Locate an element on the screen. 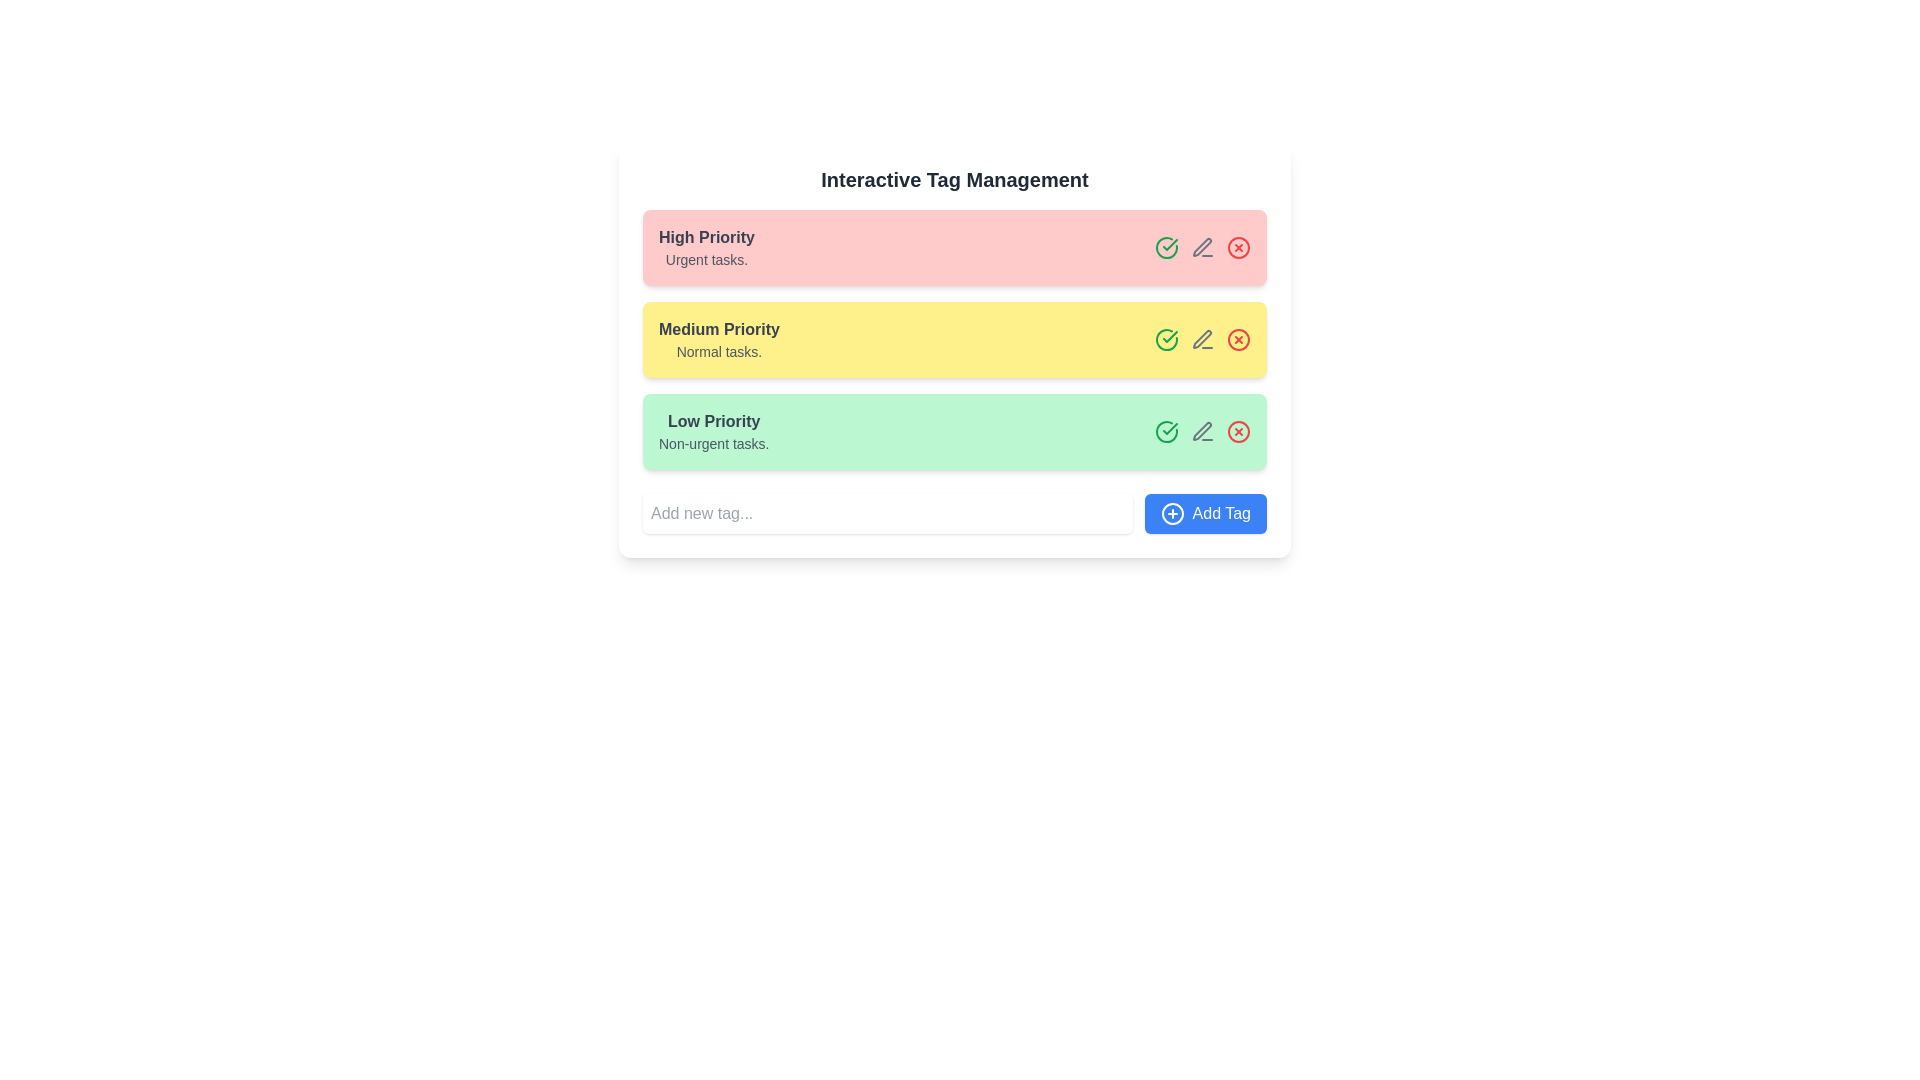  the interactive icon in the 'Medium Priority' section, located at the first position to the left of the 'Edit' and 'Delete' icons is located at coordinates (1166, 338).